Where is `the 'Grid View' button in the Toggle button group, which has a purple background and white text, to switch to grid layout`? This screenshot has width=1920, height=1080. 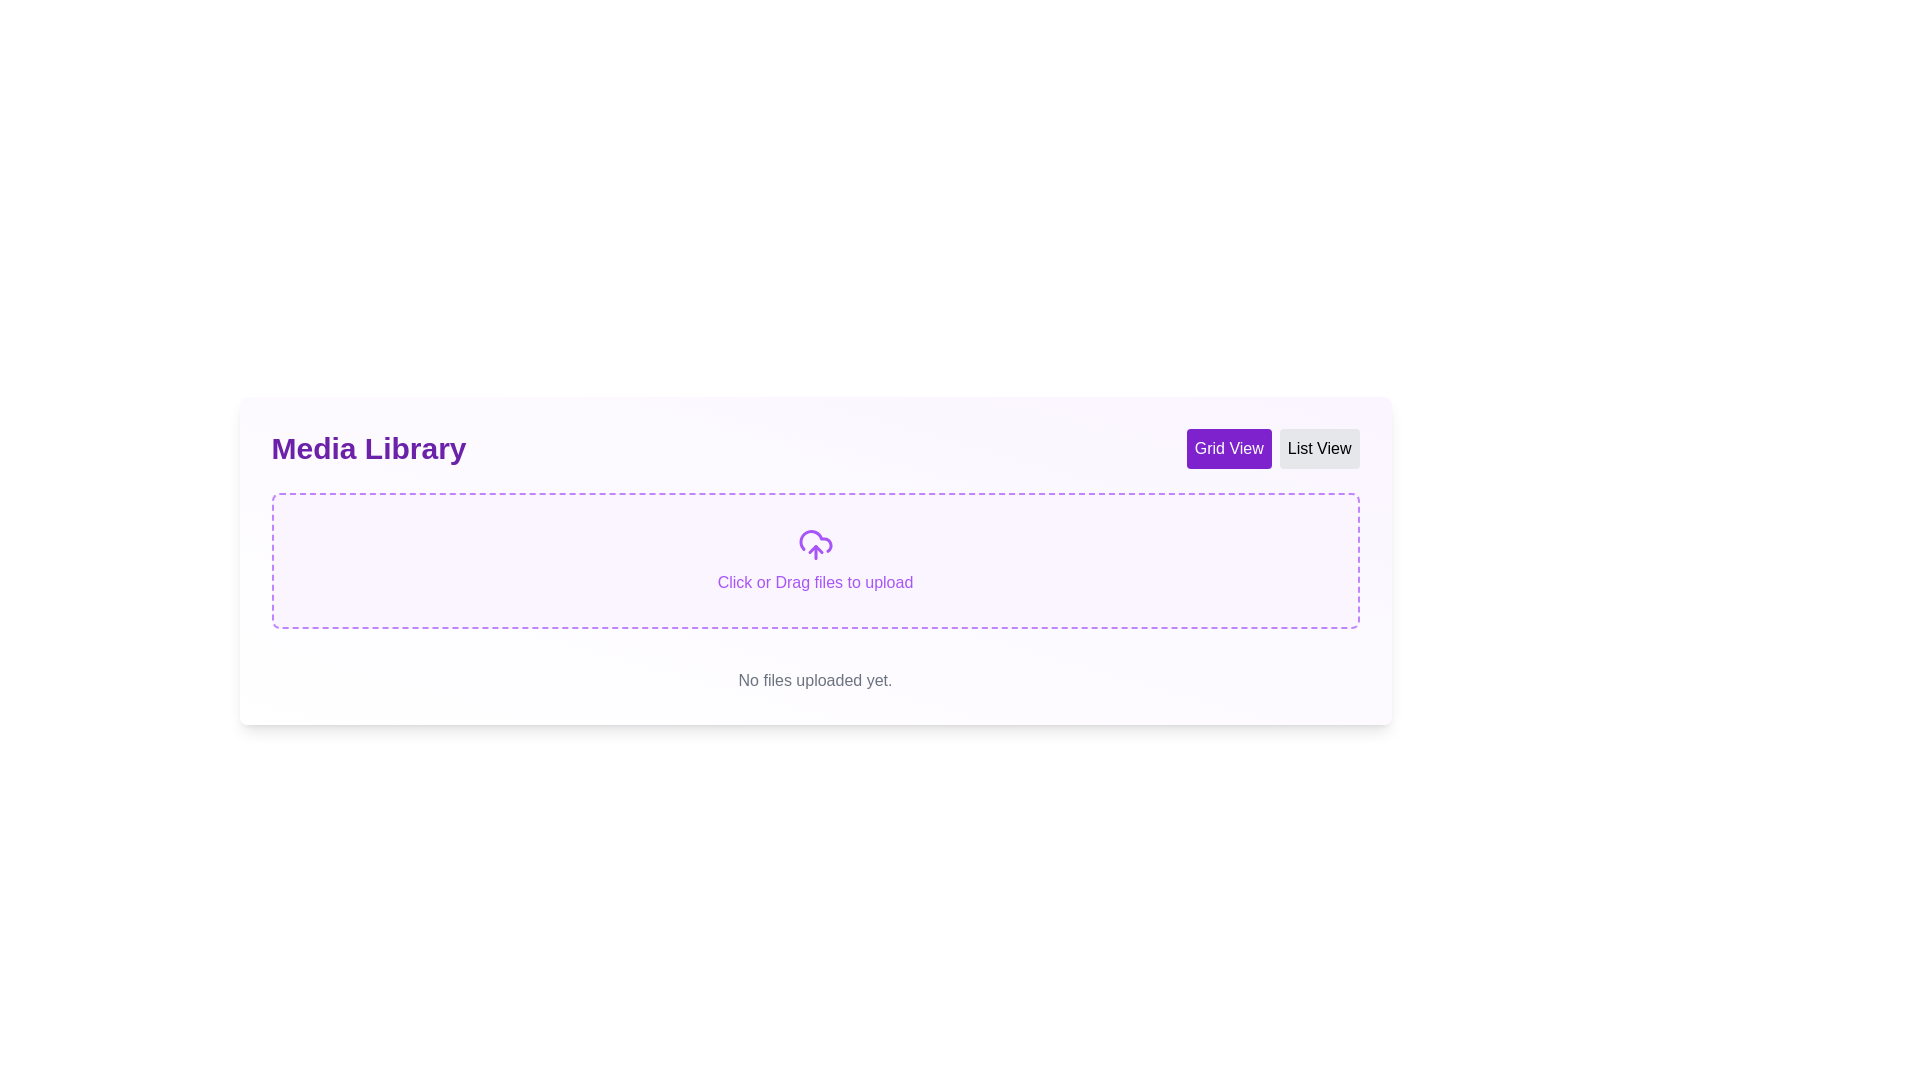
the 'Grid View' button in the Toggle button group, which has a purple background and white text, to switch to grid layout is located at coordinates (1272, 447).